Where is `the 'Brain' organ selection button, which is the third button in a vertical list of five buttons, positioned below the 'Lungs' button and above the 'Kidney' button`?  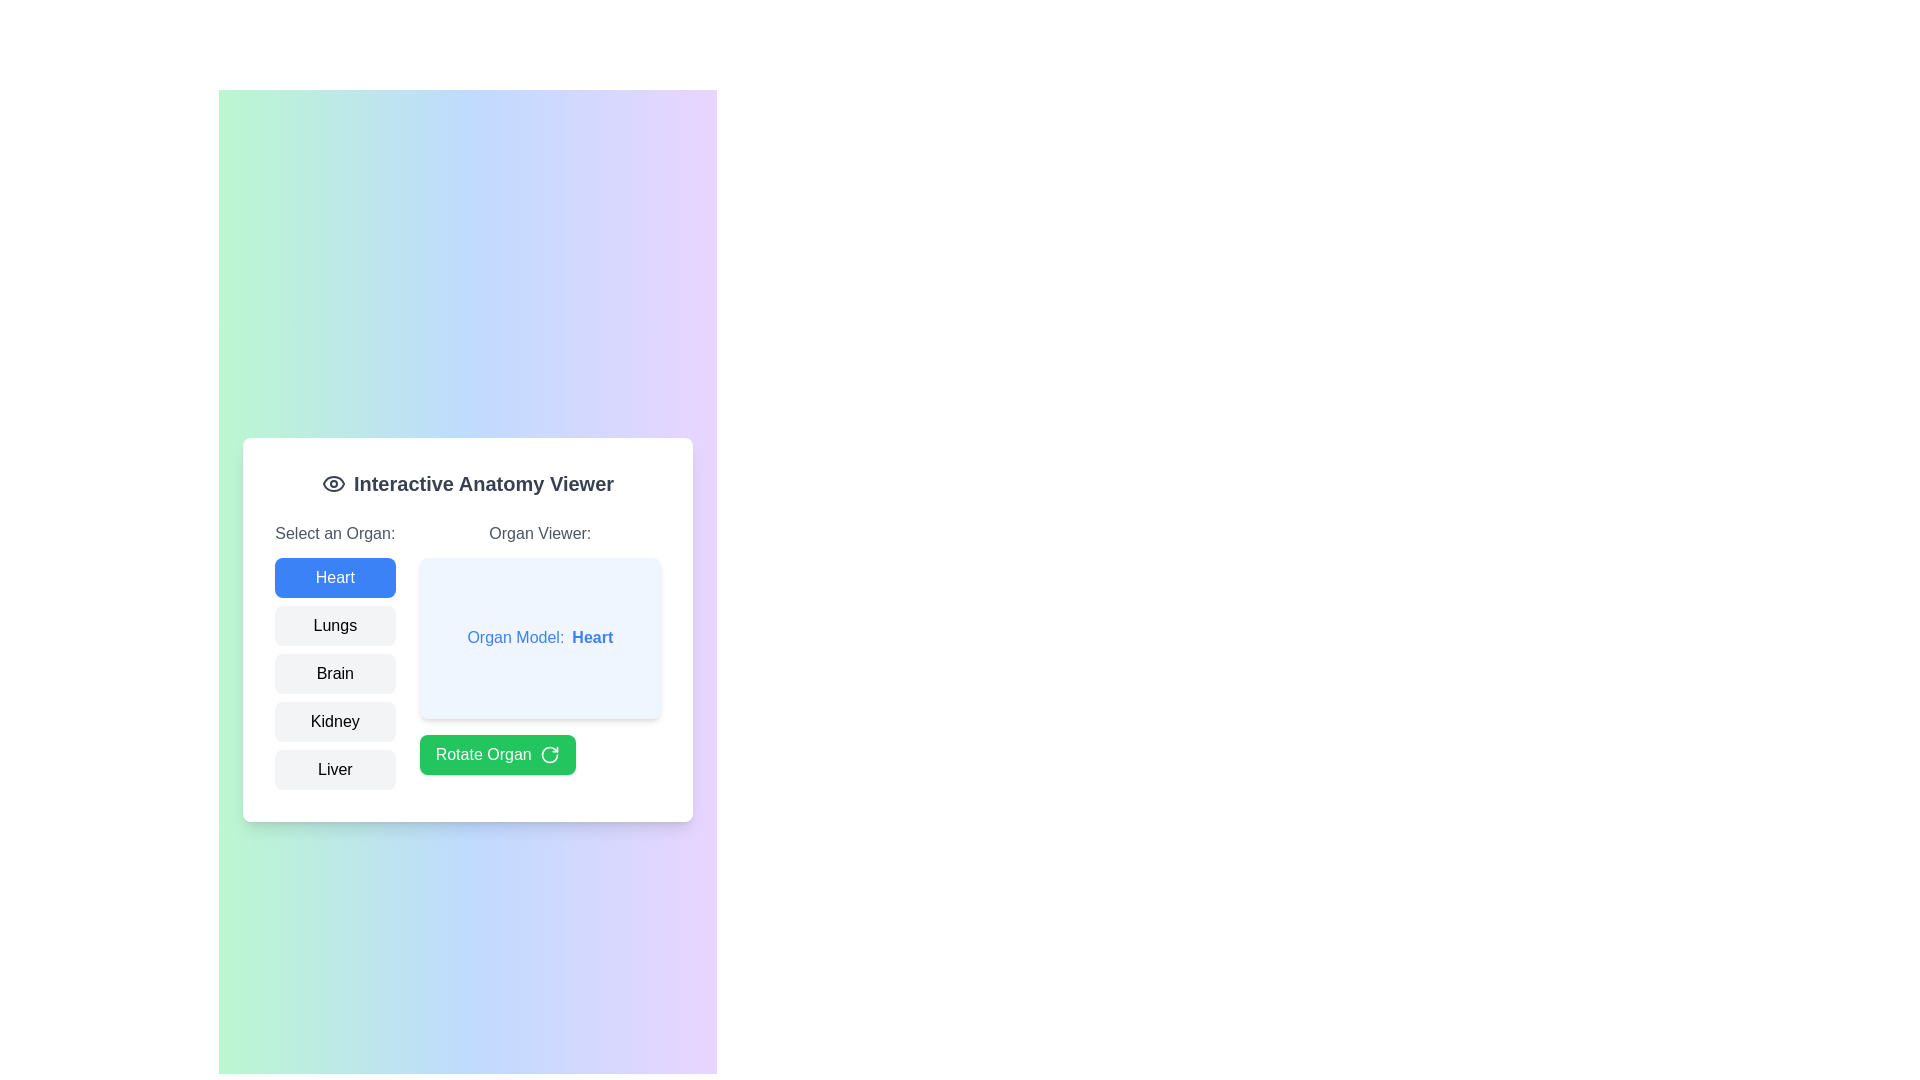 the 'Brain' organ selection button, which is the third button in a vertical list of five buttons, positioned below the 'Lungs' button and above the 'Kidney' button is located at coordinates (335, 674).